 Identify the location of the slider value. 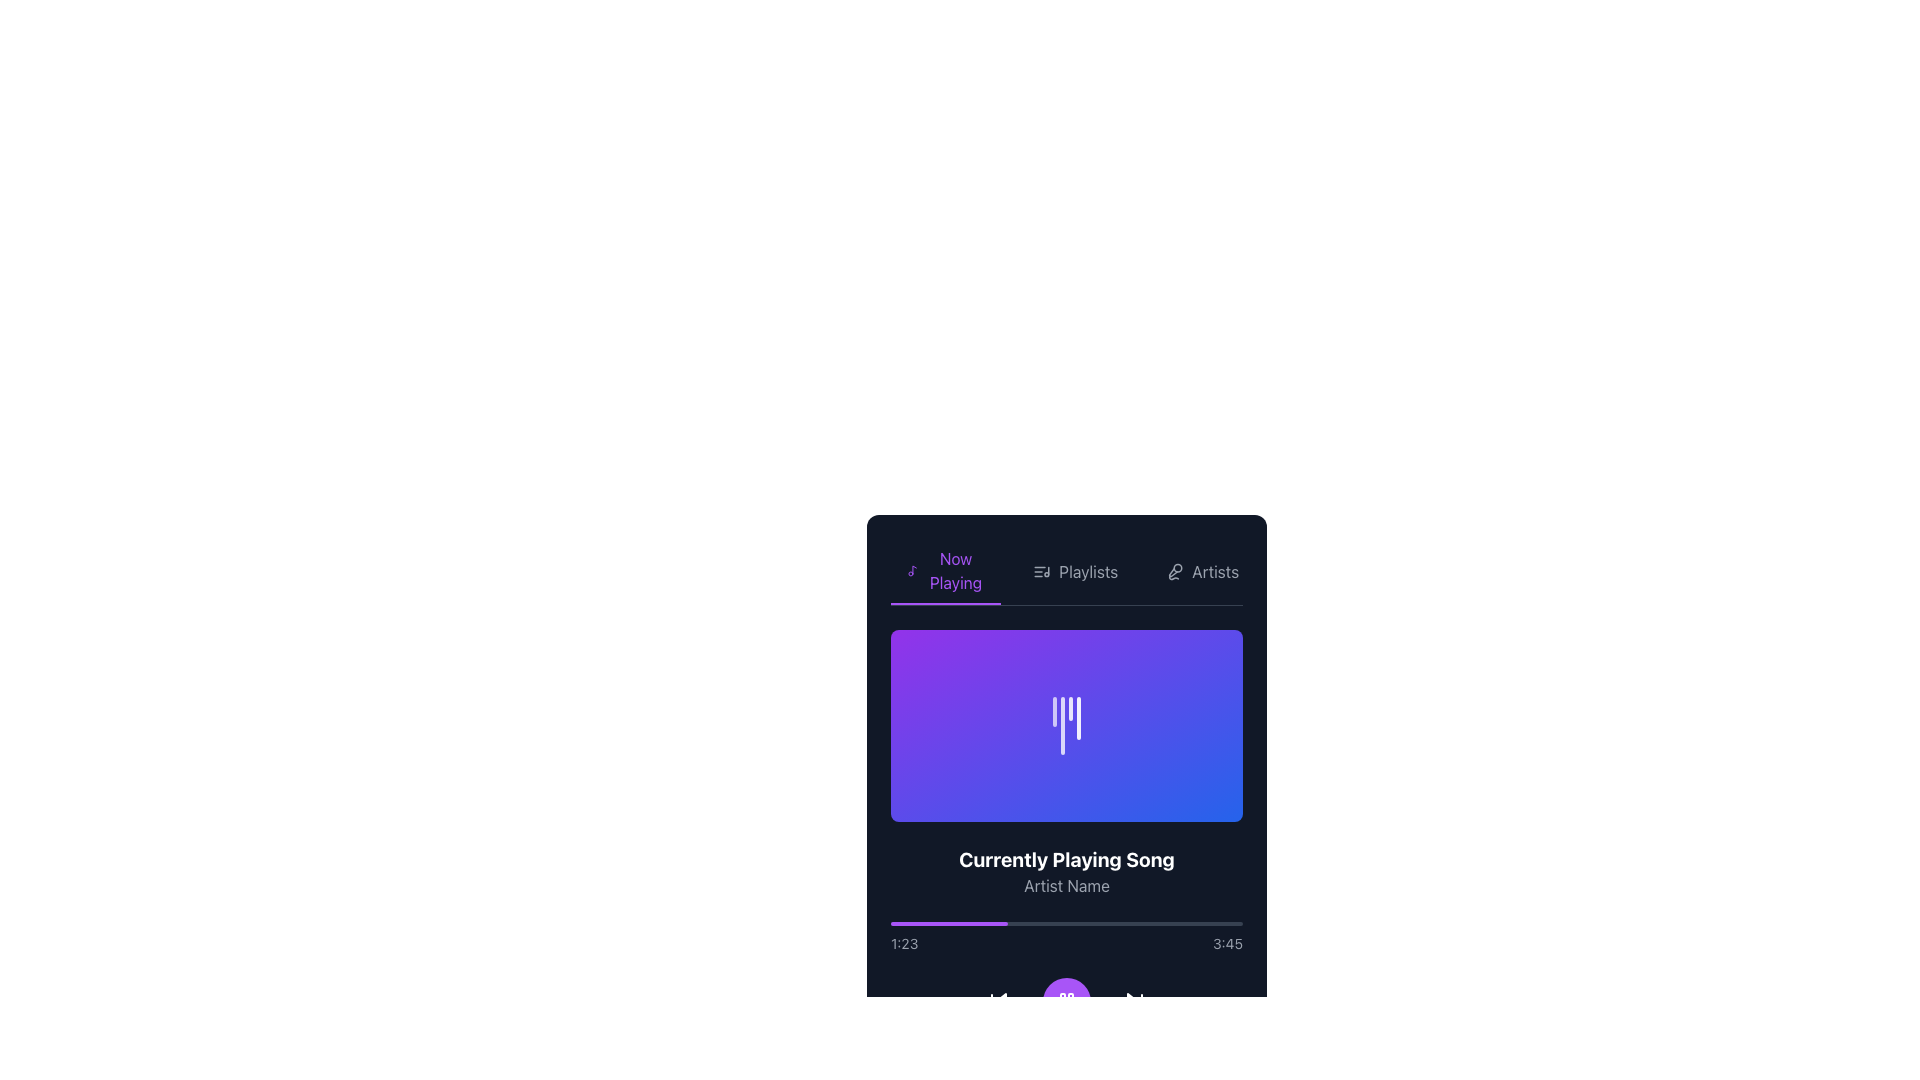
(979, 1059).